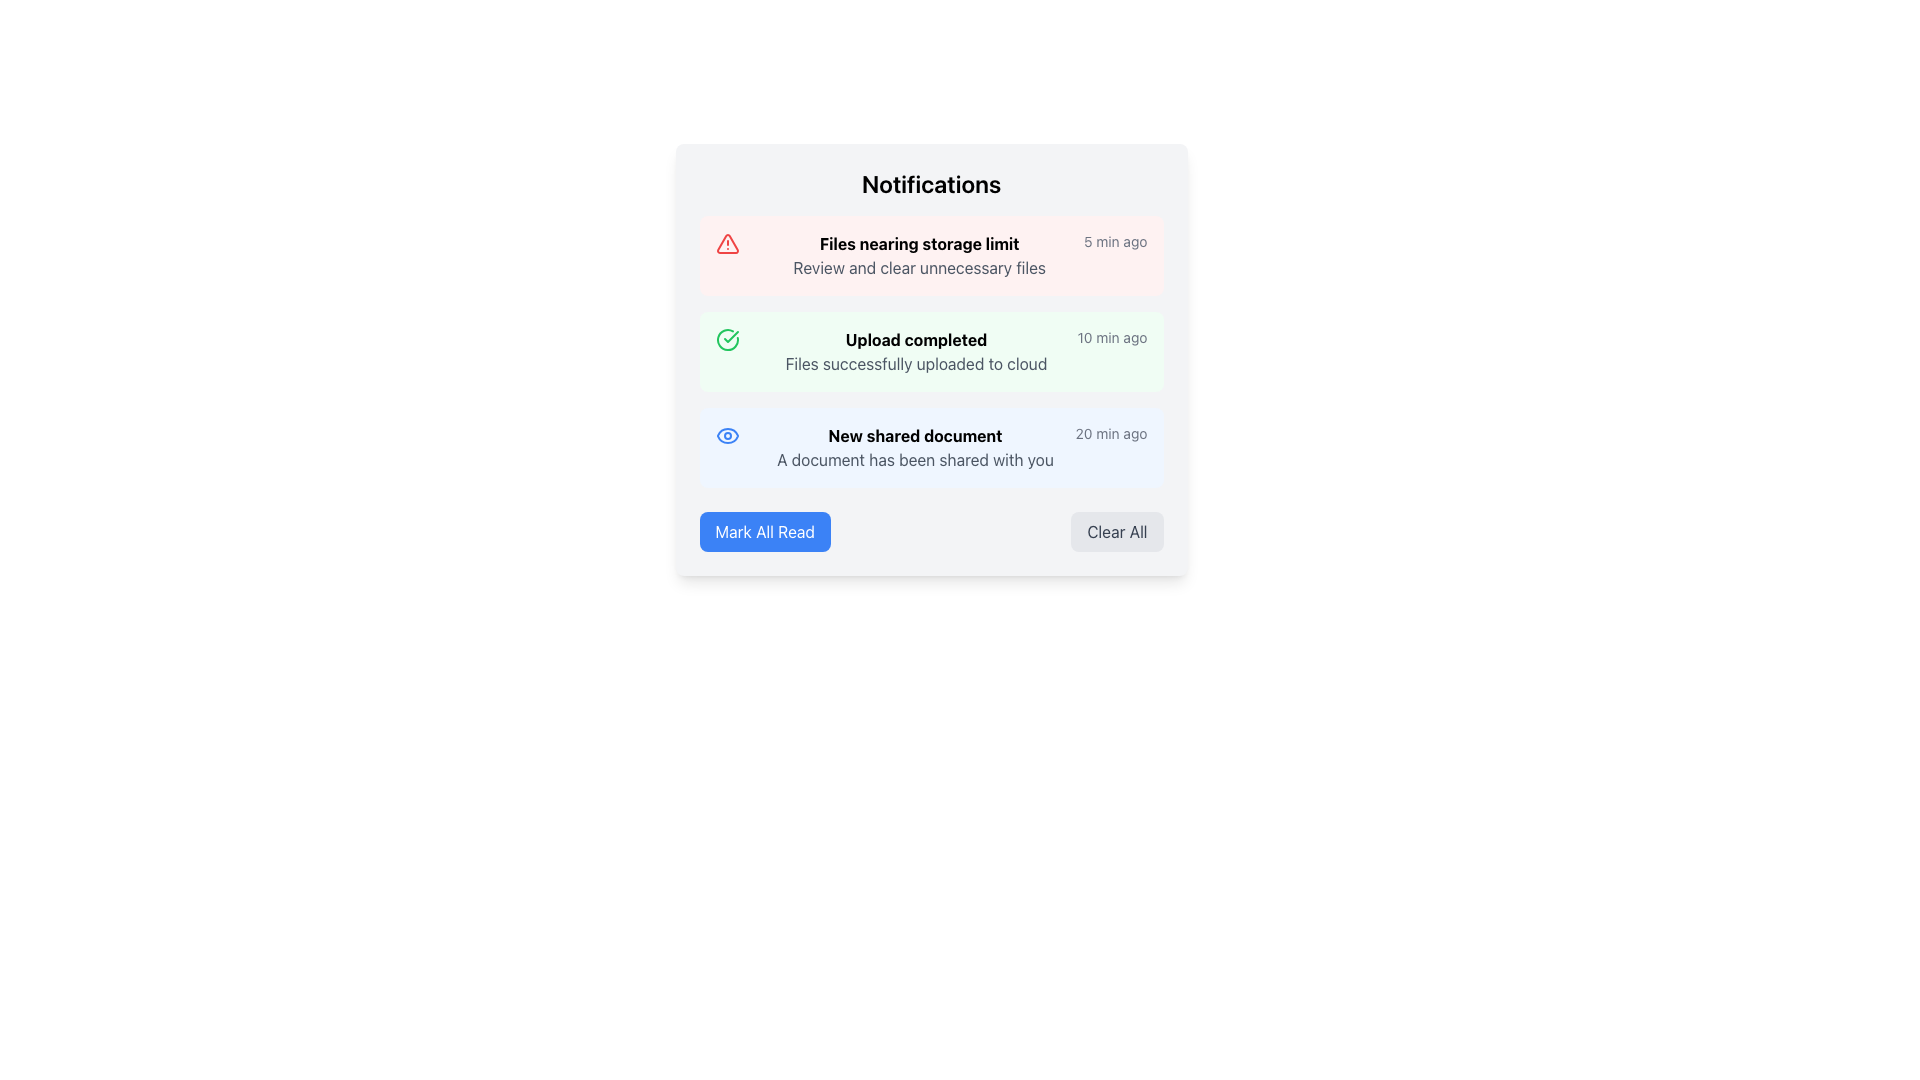  I want to click on the text label that serves as the title for the notifications section, located at the top of the notification list in the centered card, so click(930, 184).